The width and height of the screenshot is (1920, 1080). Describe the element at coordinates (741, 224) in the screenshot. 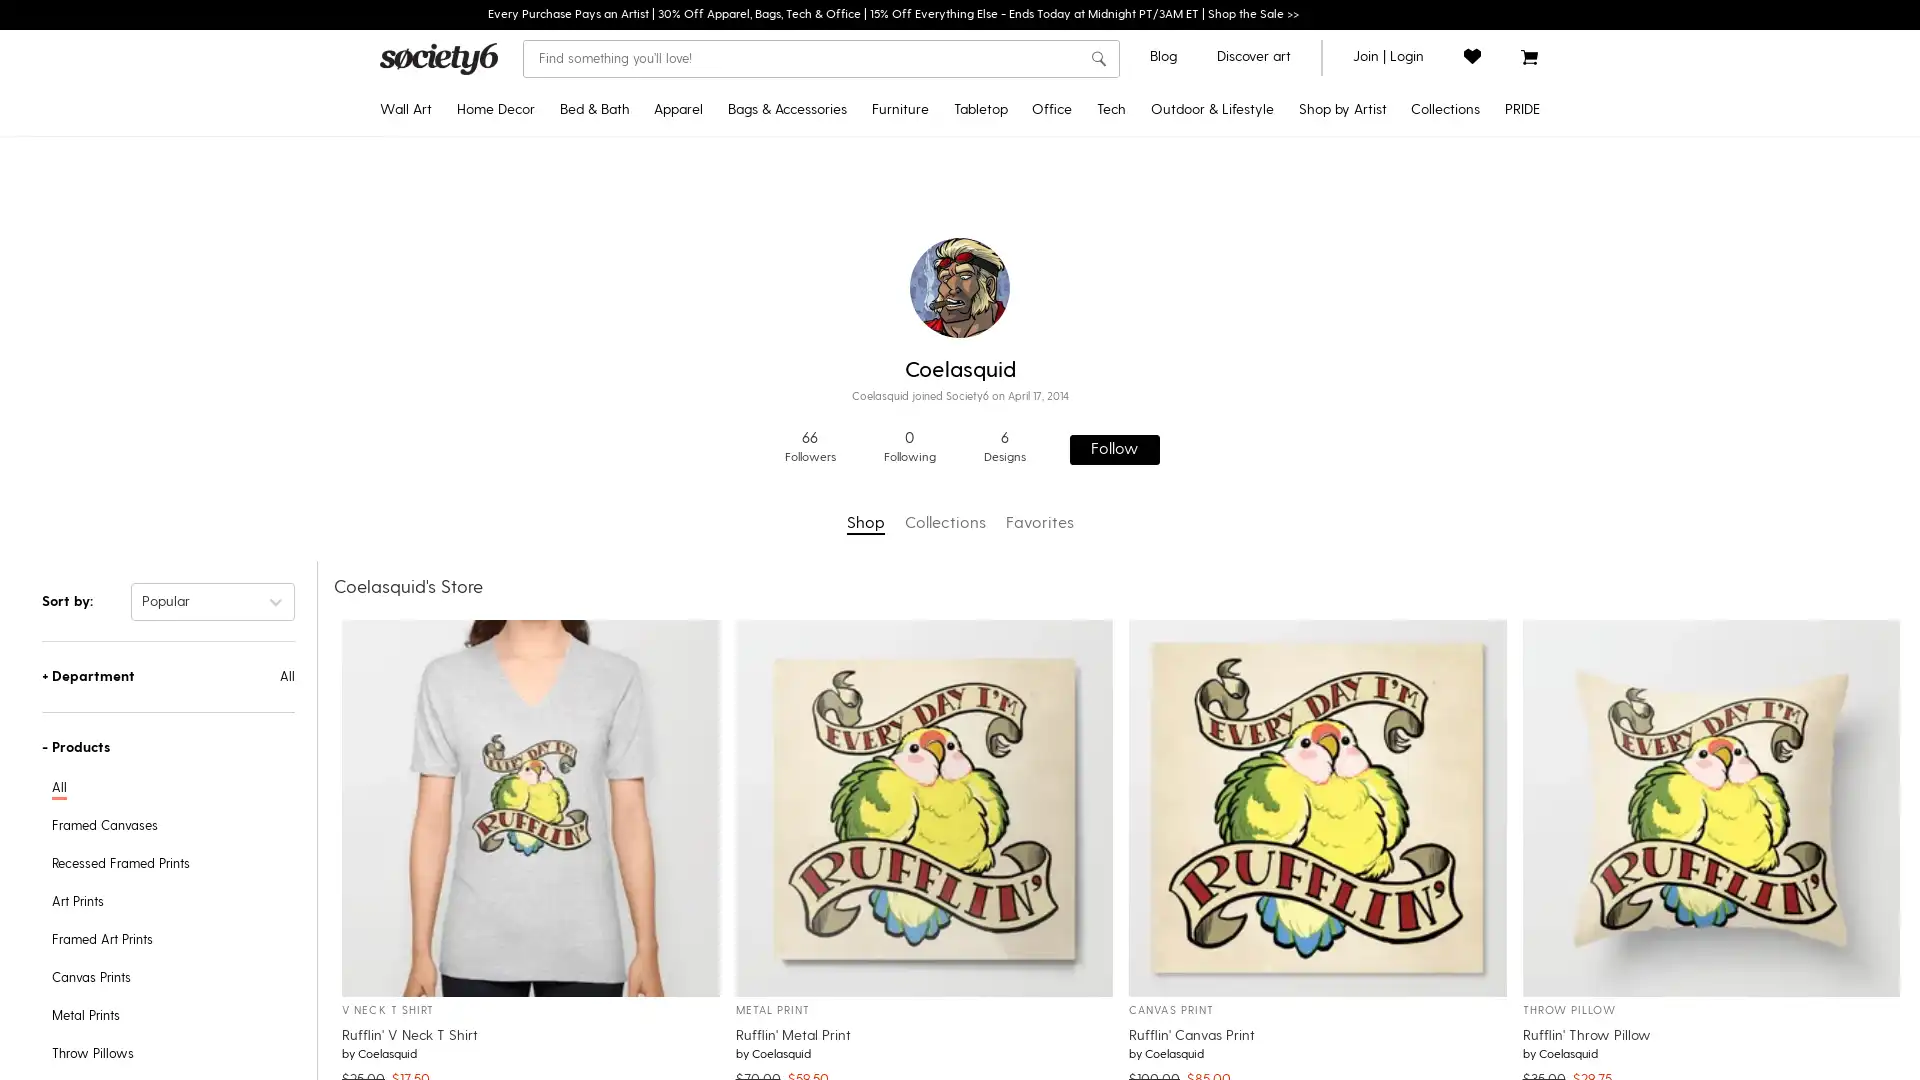

I see `Hoodies` at that location.